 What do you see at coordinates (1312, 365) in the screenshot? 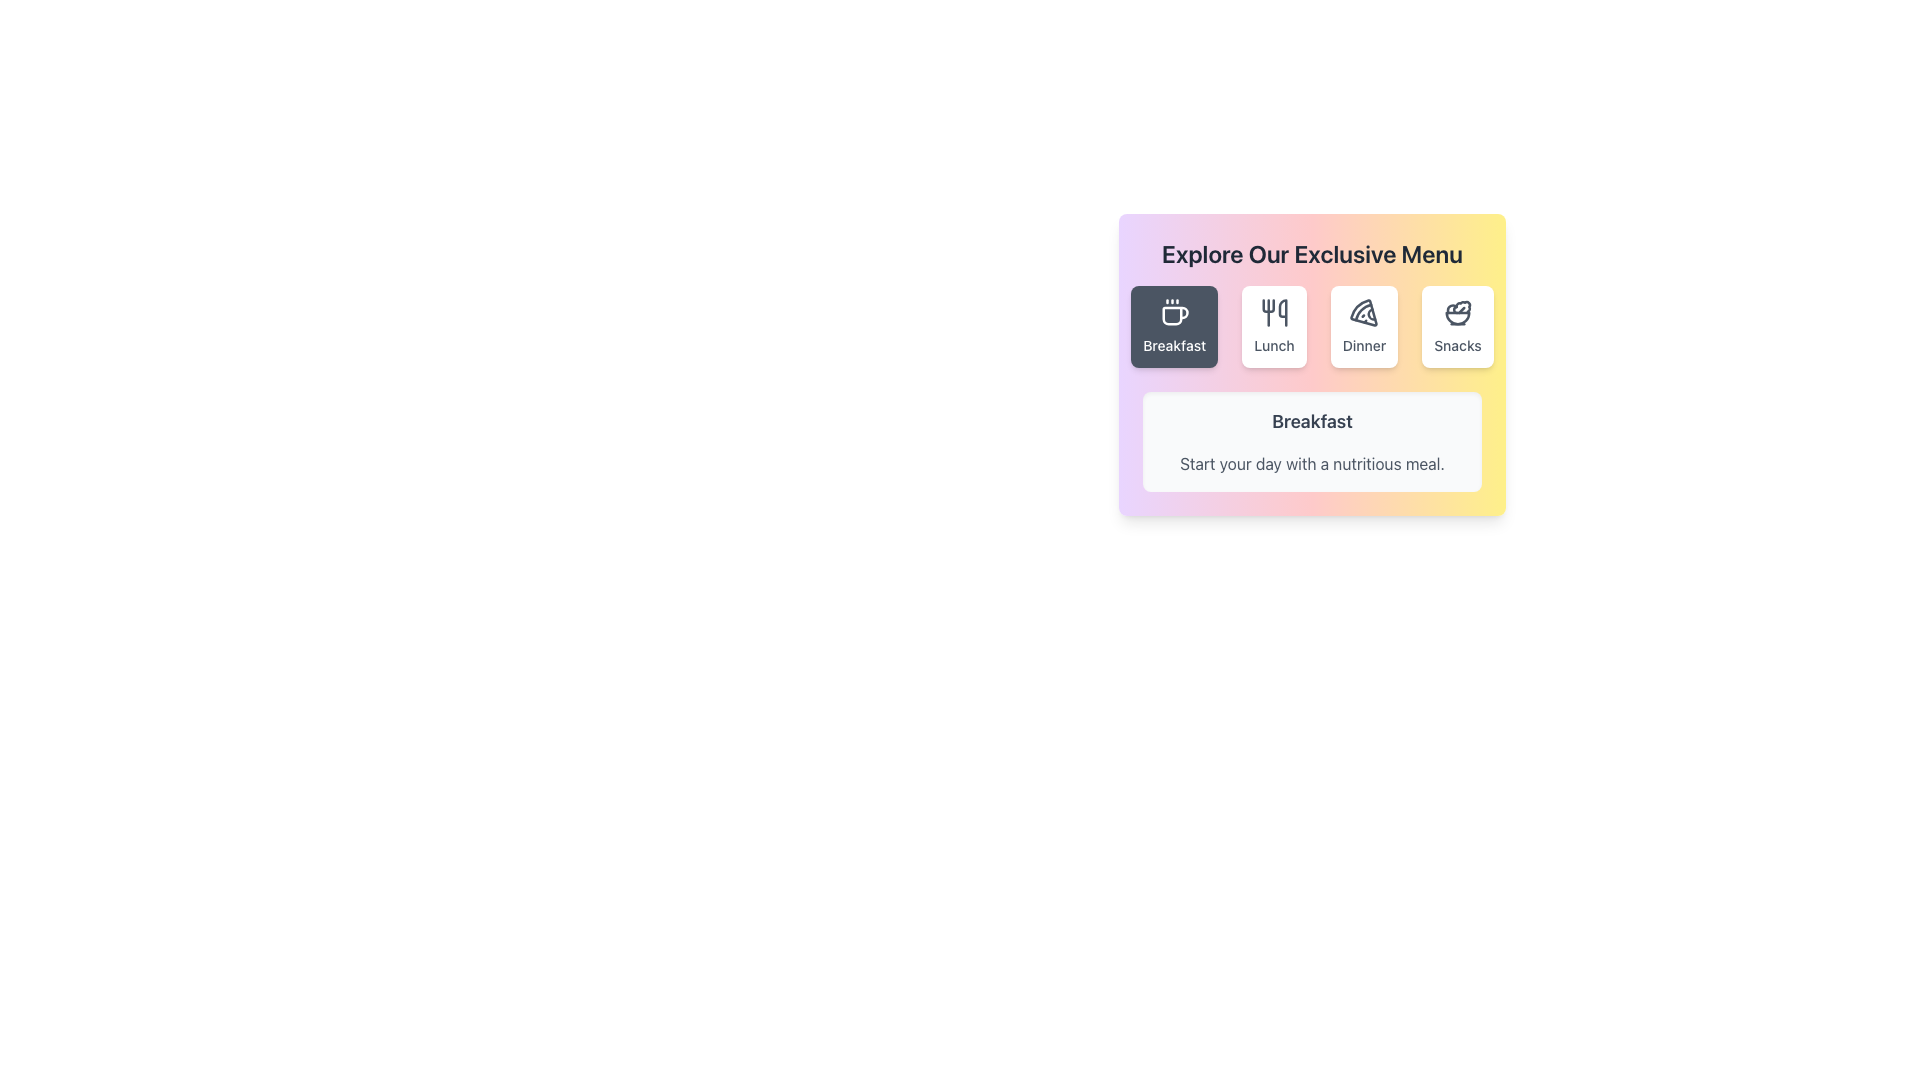
I see `the menu selection area located centrally, below the title 'Explore Our Exclusive Menu'` at bounding box center [1312, 365].